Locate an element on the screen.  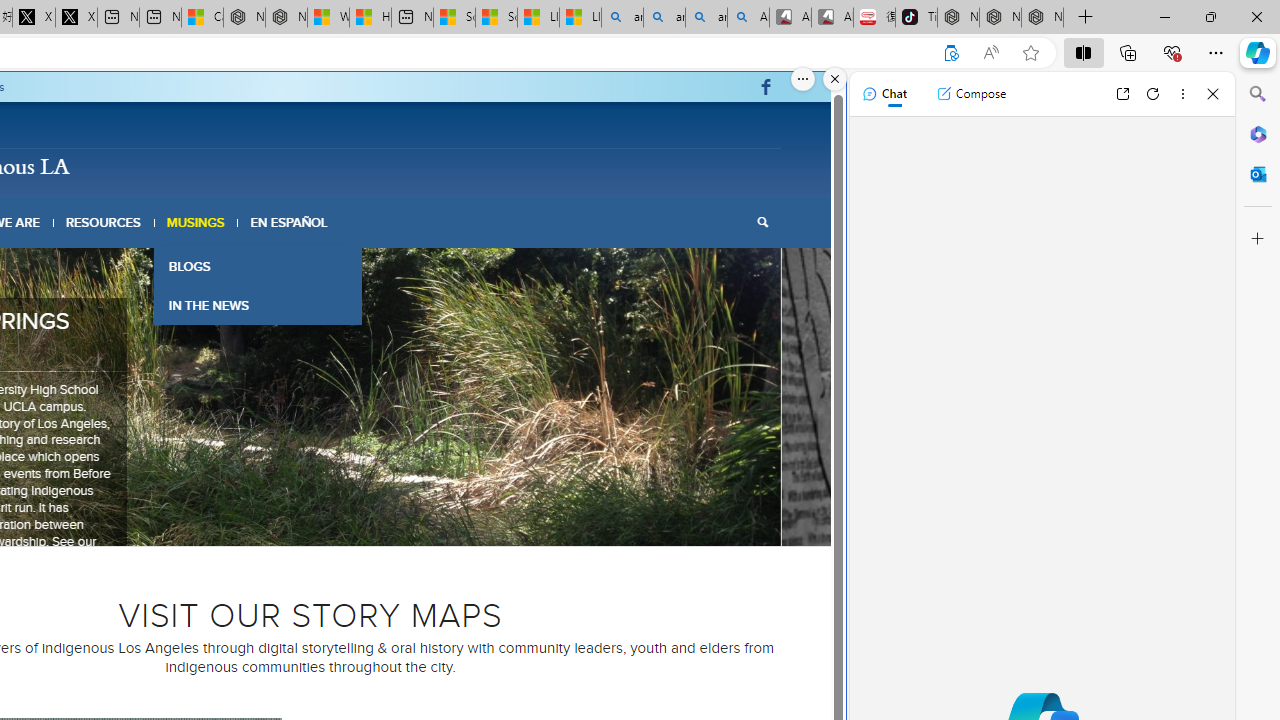
'Huge shark washes ashore at New York City beach | Watch' is located at coordinates (369, 17).